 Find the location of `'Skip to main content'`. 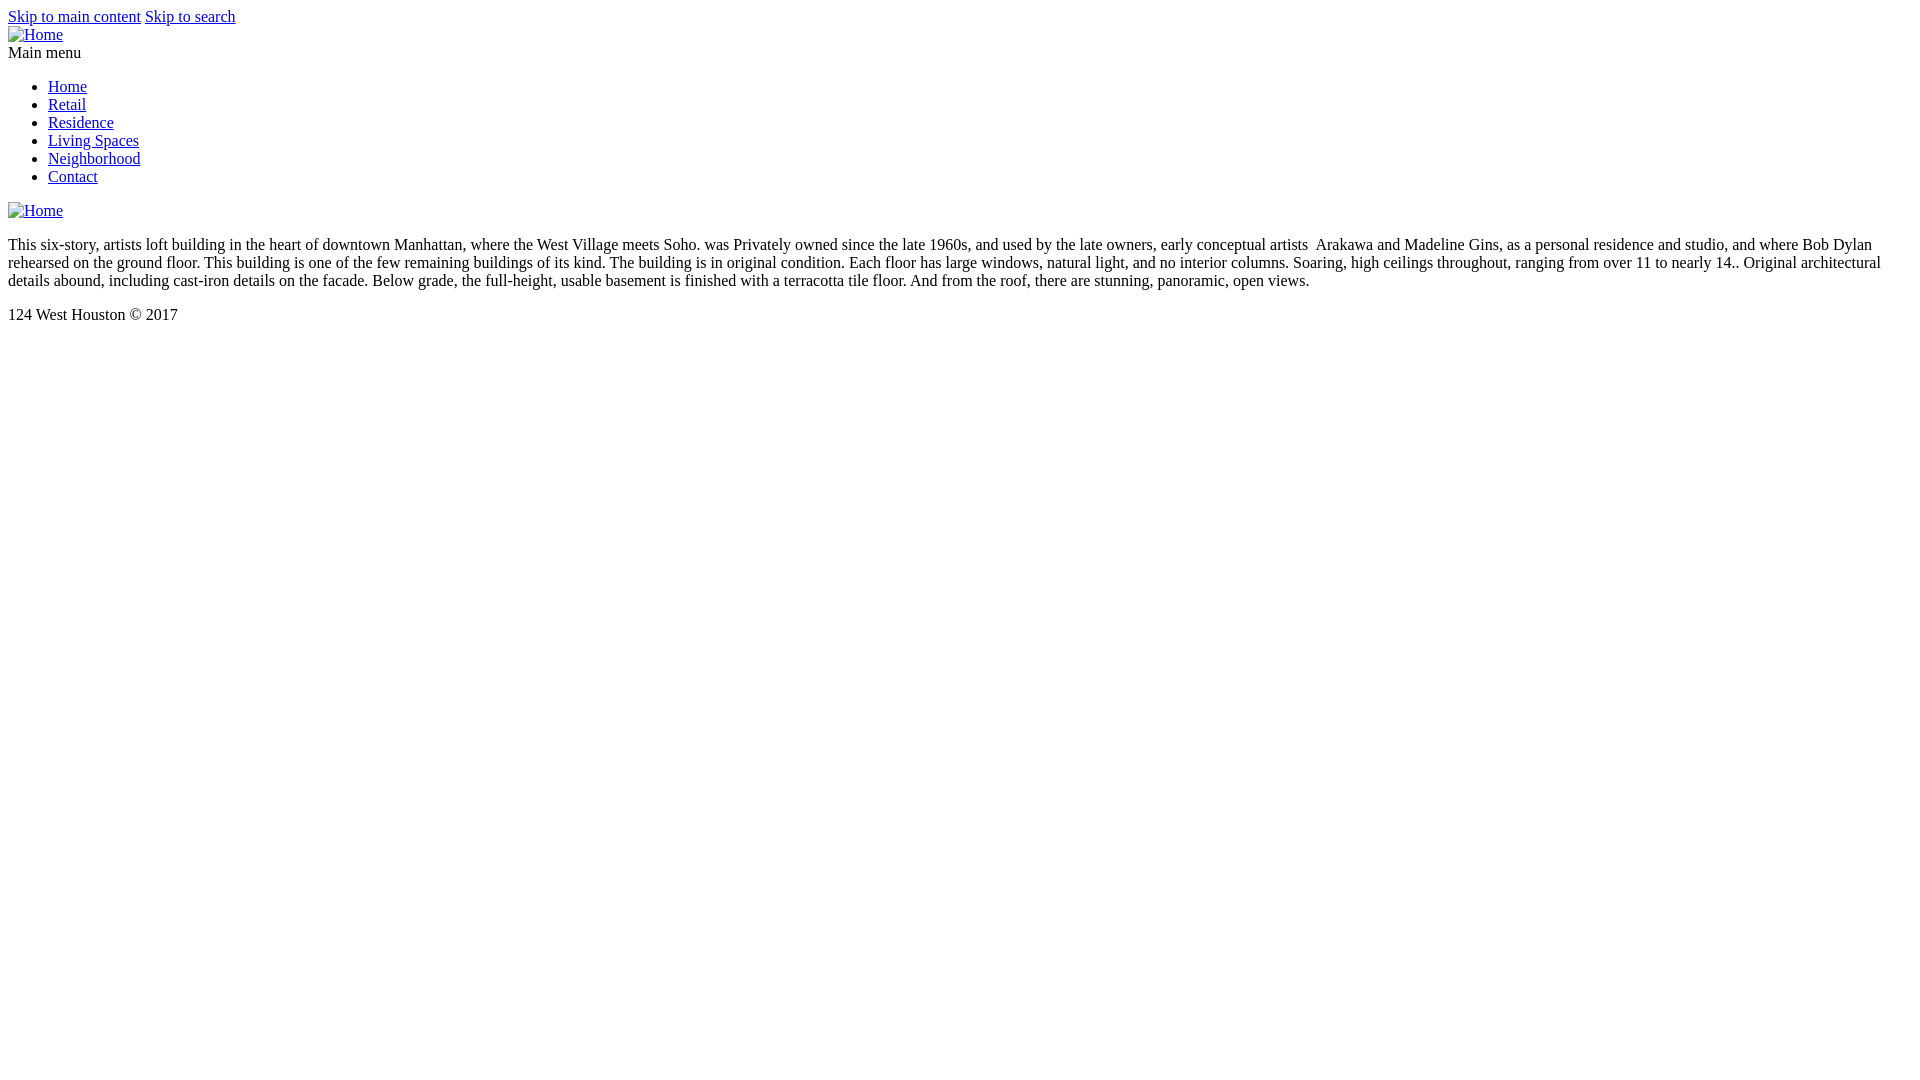

'Skip to main content' is located at coordinates (74, 16).